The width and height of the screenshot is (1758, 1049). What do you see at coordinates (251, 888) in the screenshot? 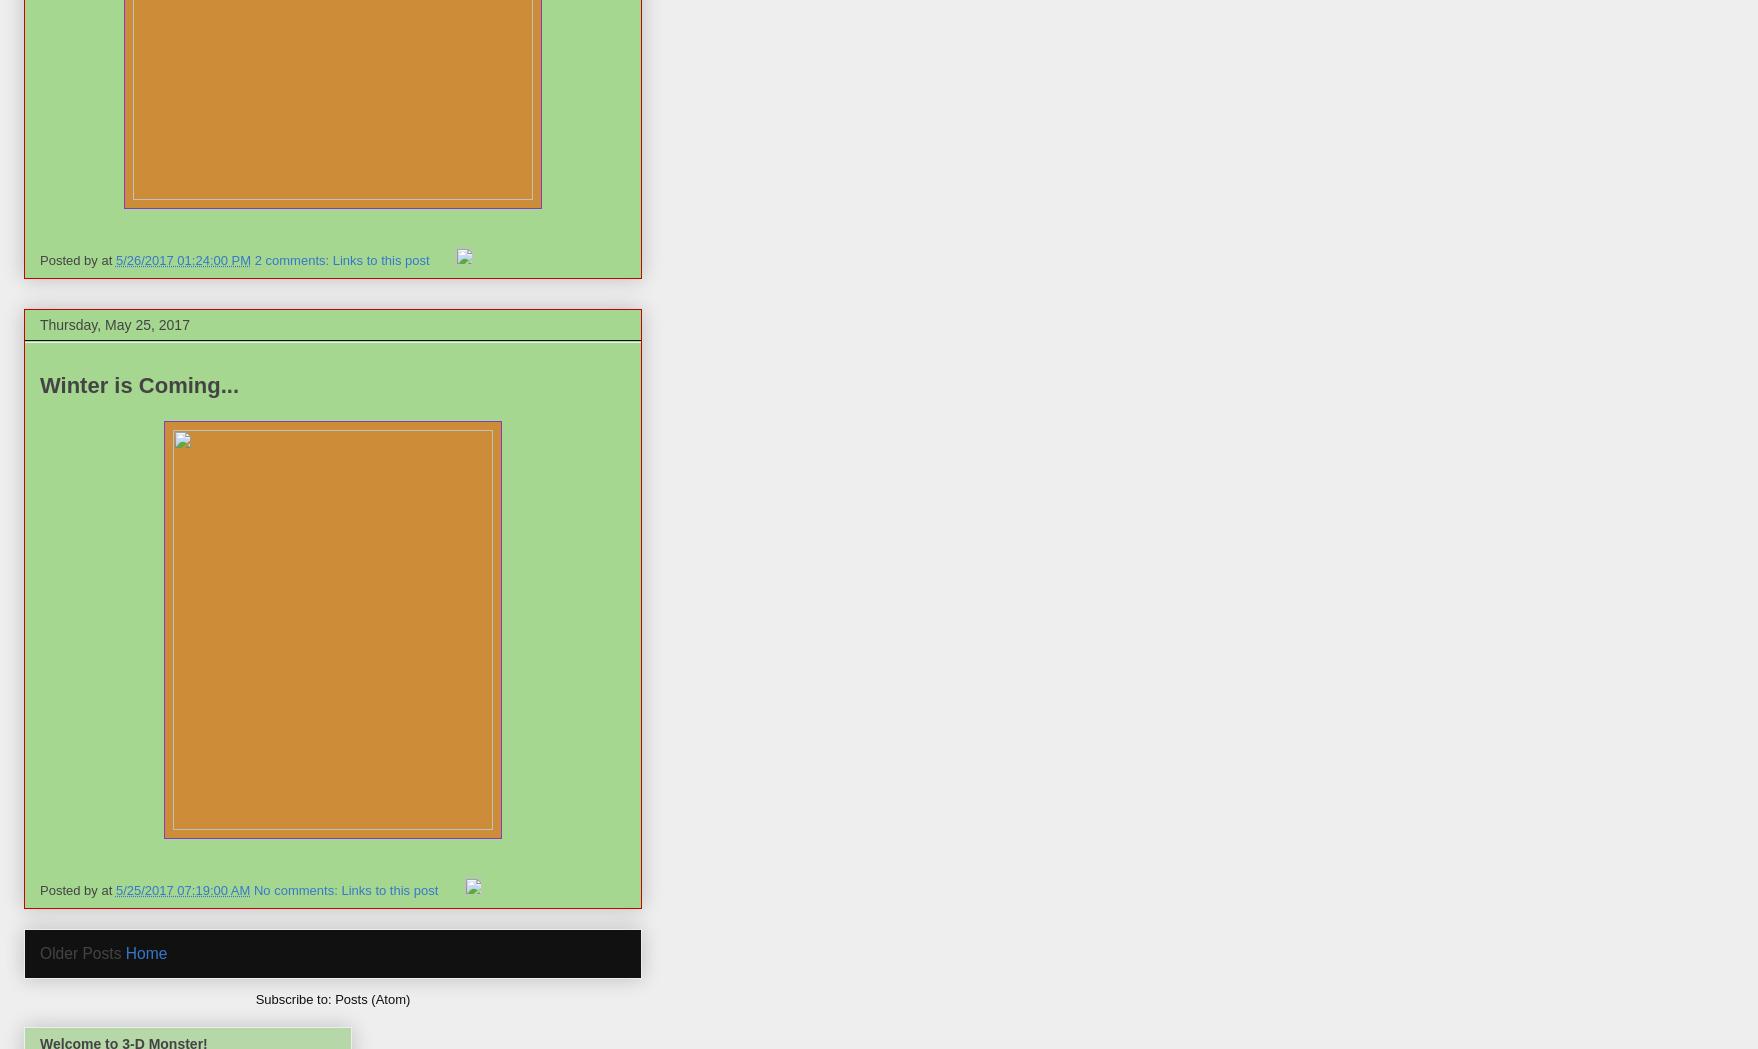
I see `'No comments:'` at bounding box center [251, 888].